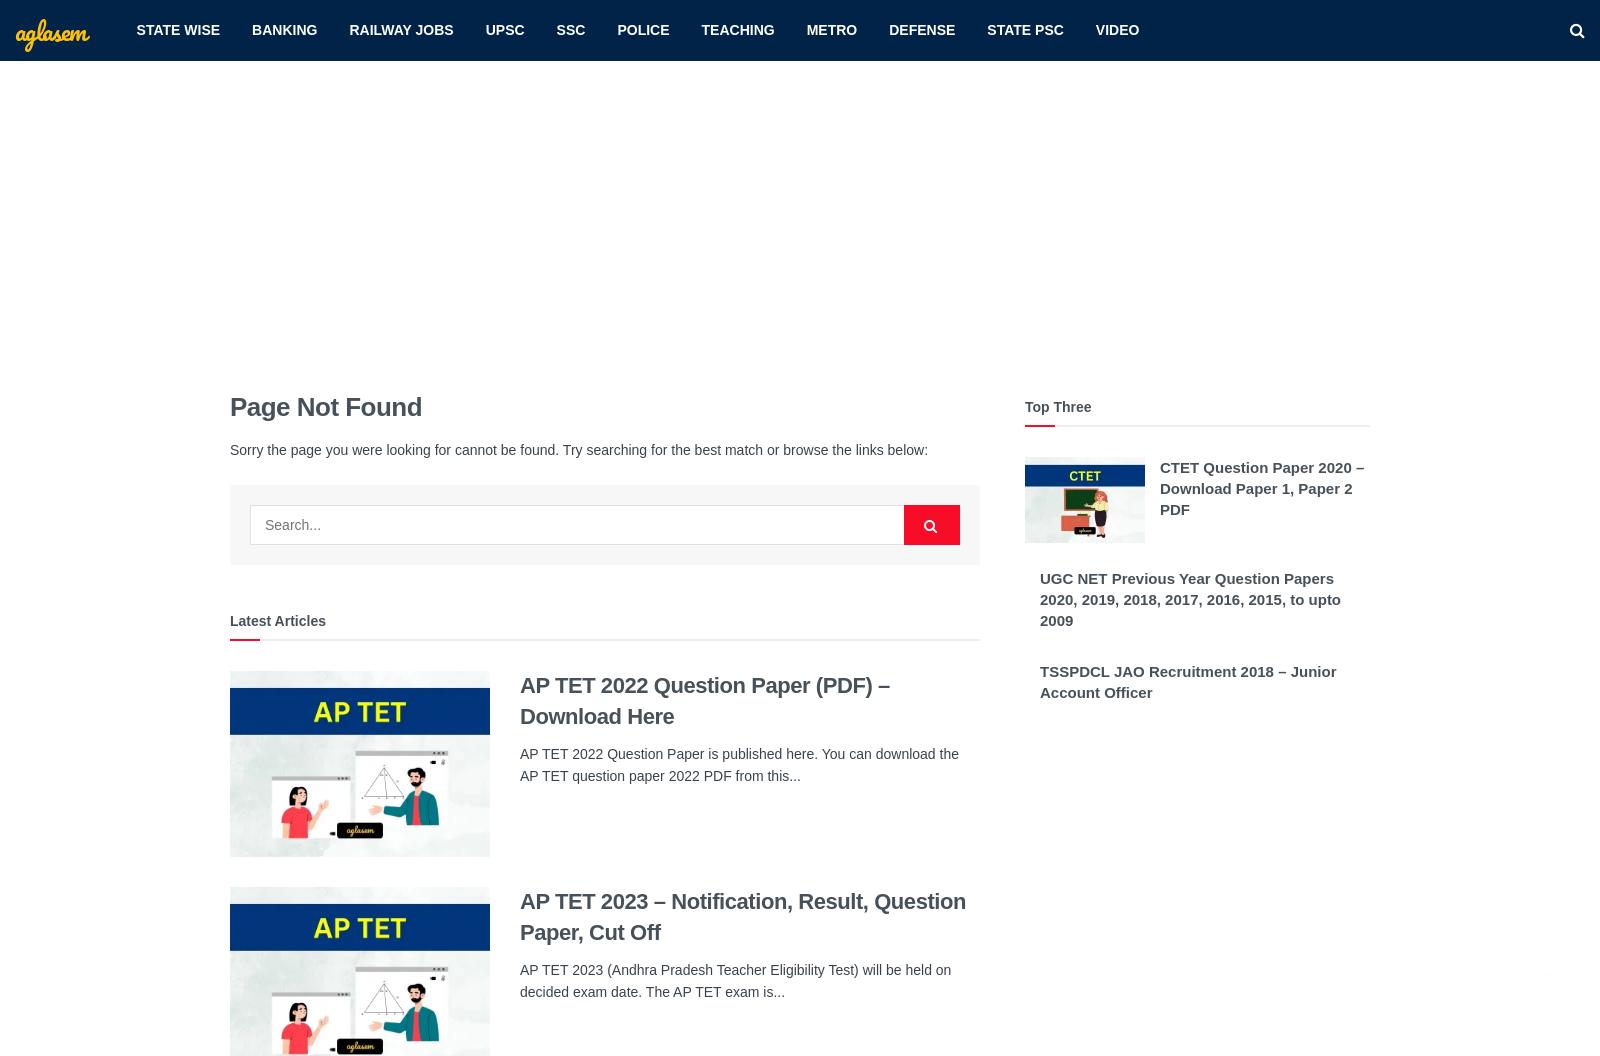 The image size is (1600, 1056). What do you see at coordinates (704, 700) in the screenshot?
I see `'AP TET 2022 Question Paper (PDF) – Download Here'` at bounding box center [704, 700].